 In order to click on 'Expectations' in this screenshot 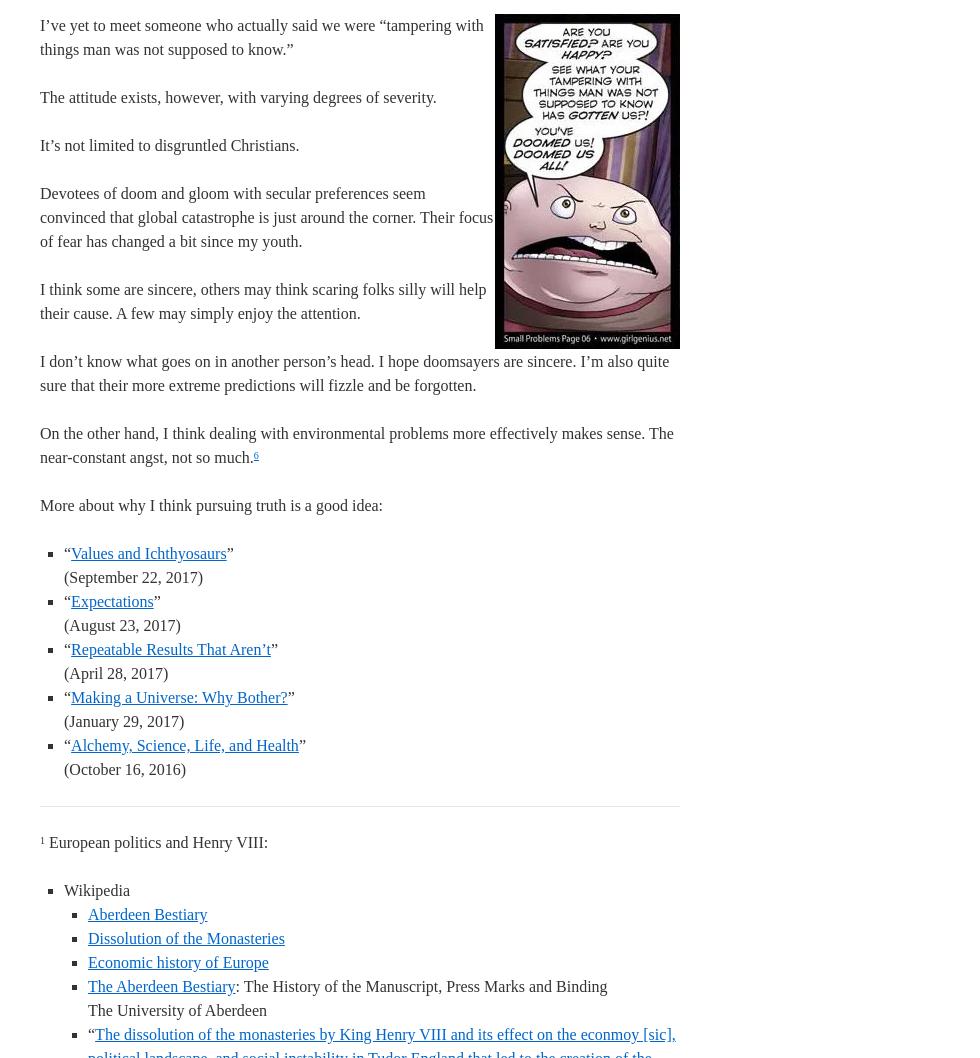, I will do `click(112, 601)`.